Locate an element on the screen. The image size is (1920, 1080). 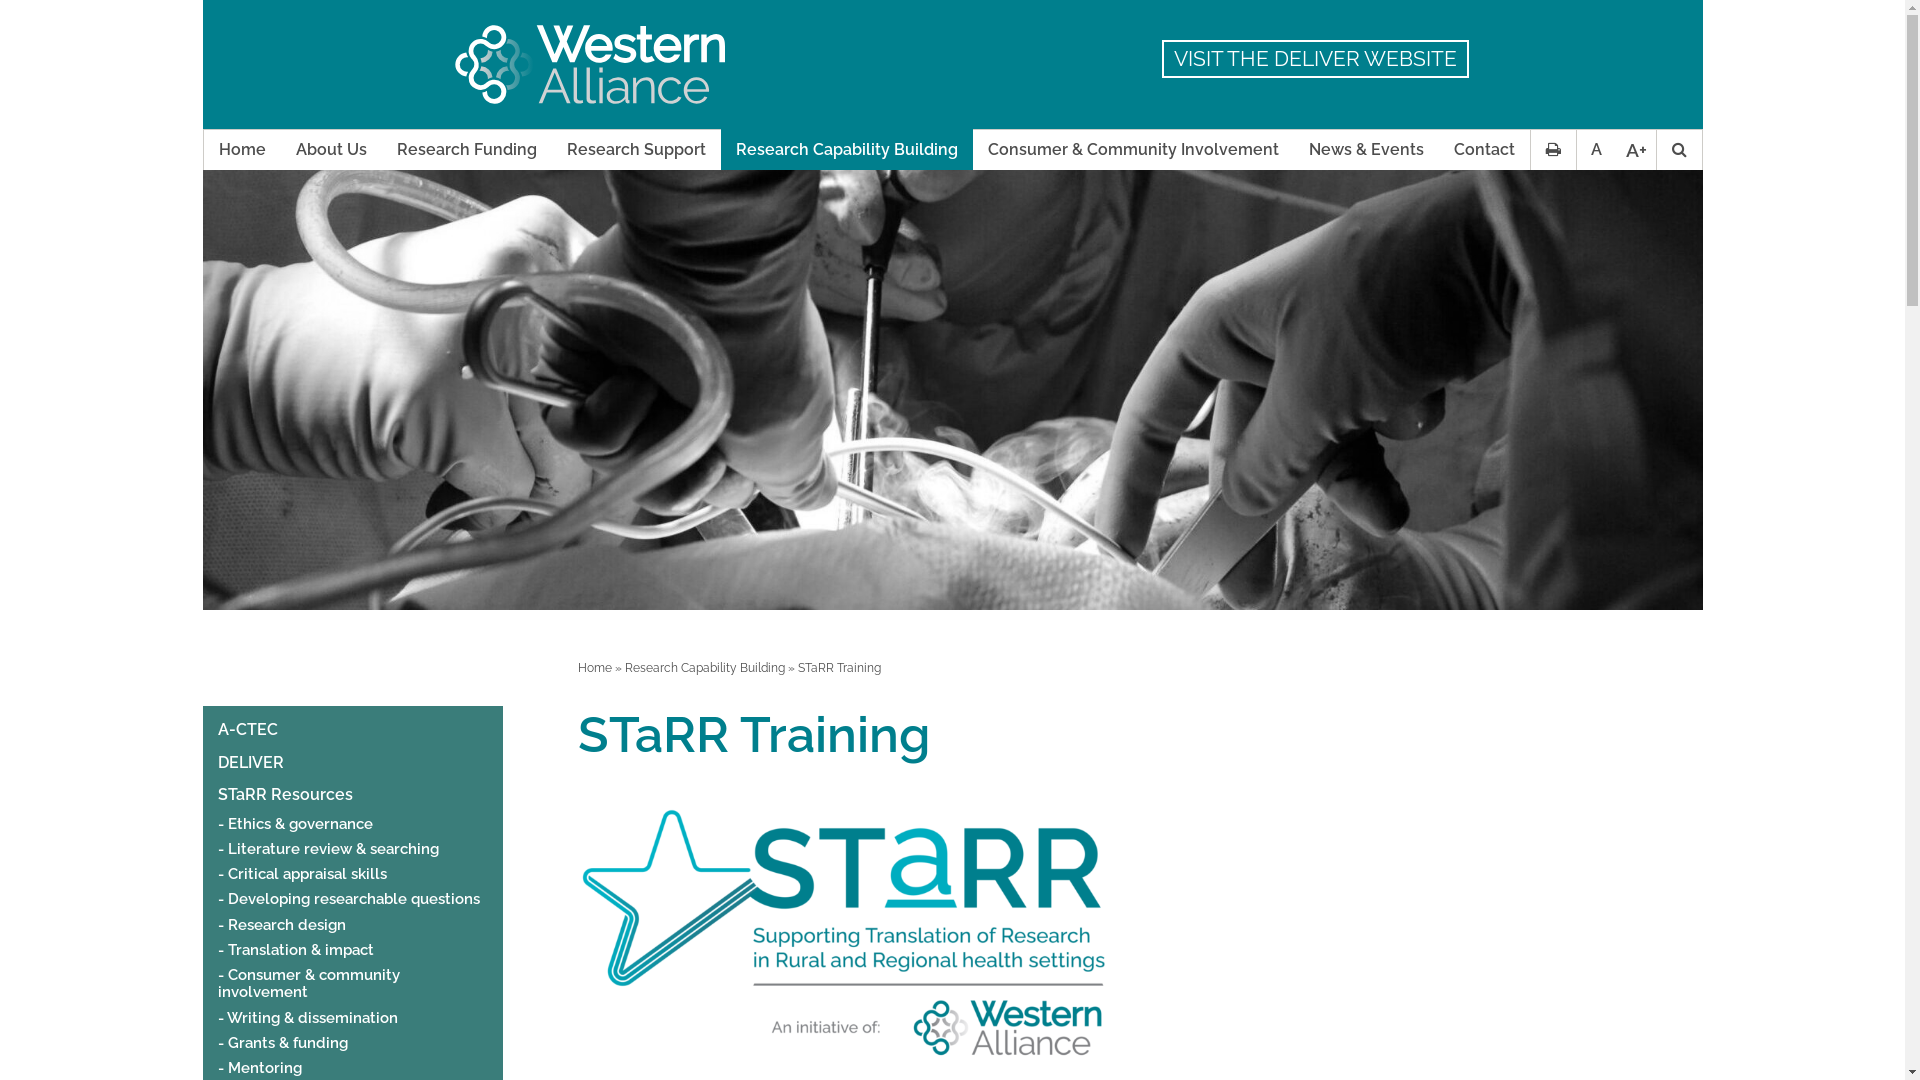
'Ethics & governance' is located at coordinates (294, 824).